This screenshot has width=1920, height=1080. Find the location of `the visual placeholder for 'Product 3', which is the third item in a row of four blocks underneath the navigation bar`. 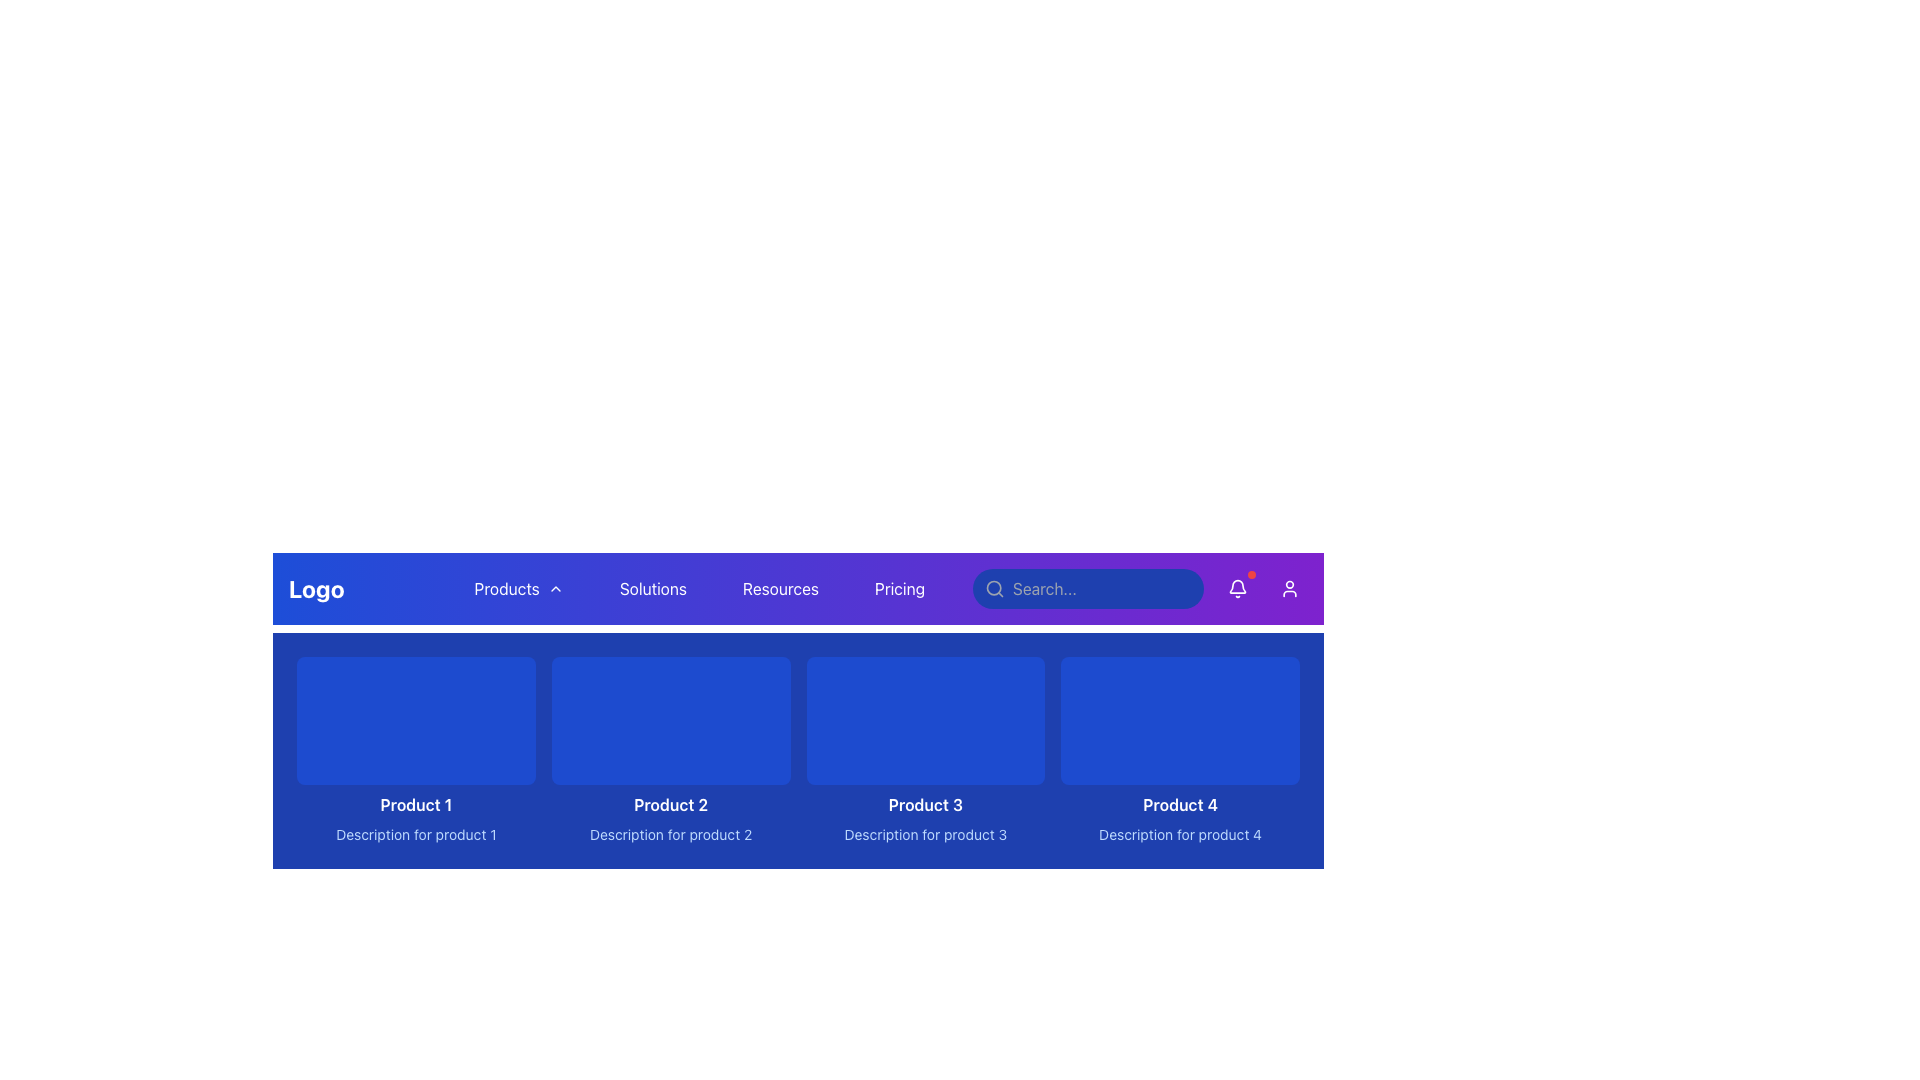

the visual placeholder for 'Product 3', which is the third item in a row of four blocks underneath the navigation bar is located at coordinates (924, 721).